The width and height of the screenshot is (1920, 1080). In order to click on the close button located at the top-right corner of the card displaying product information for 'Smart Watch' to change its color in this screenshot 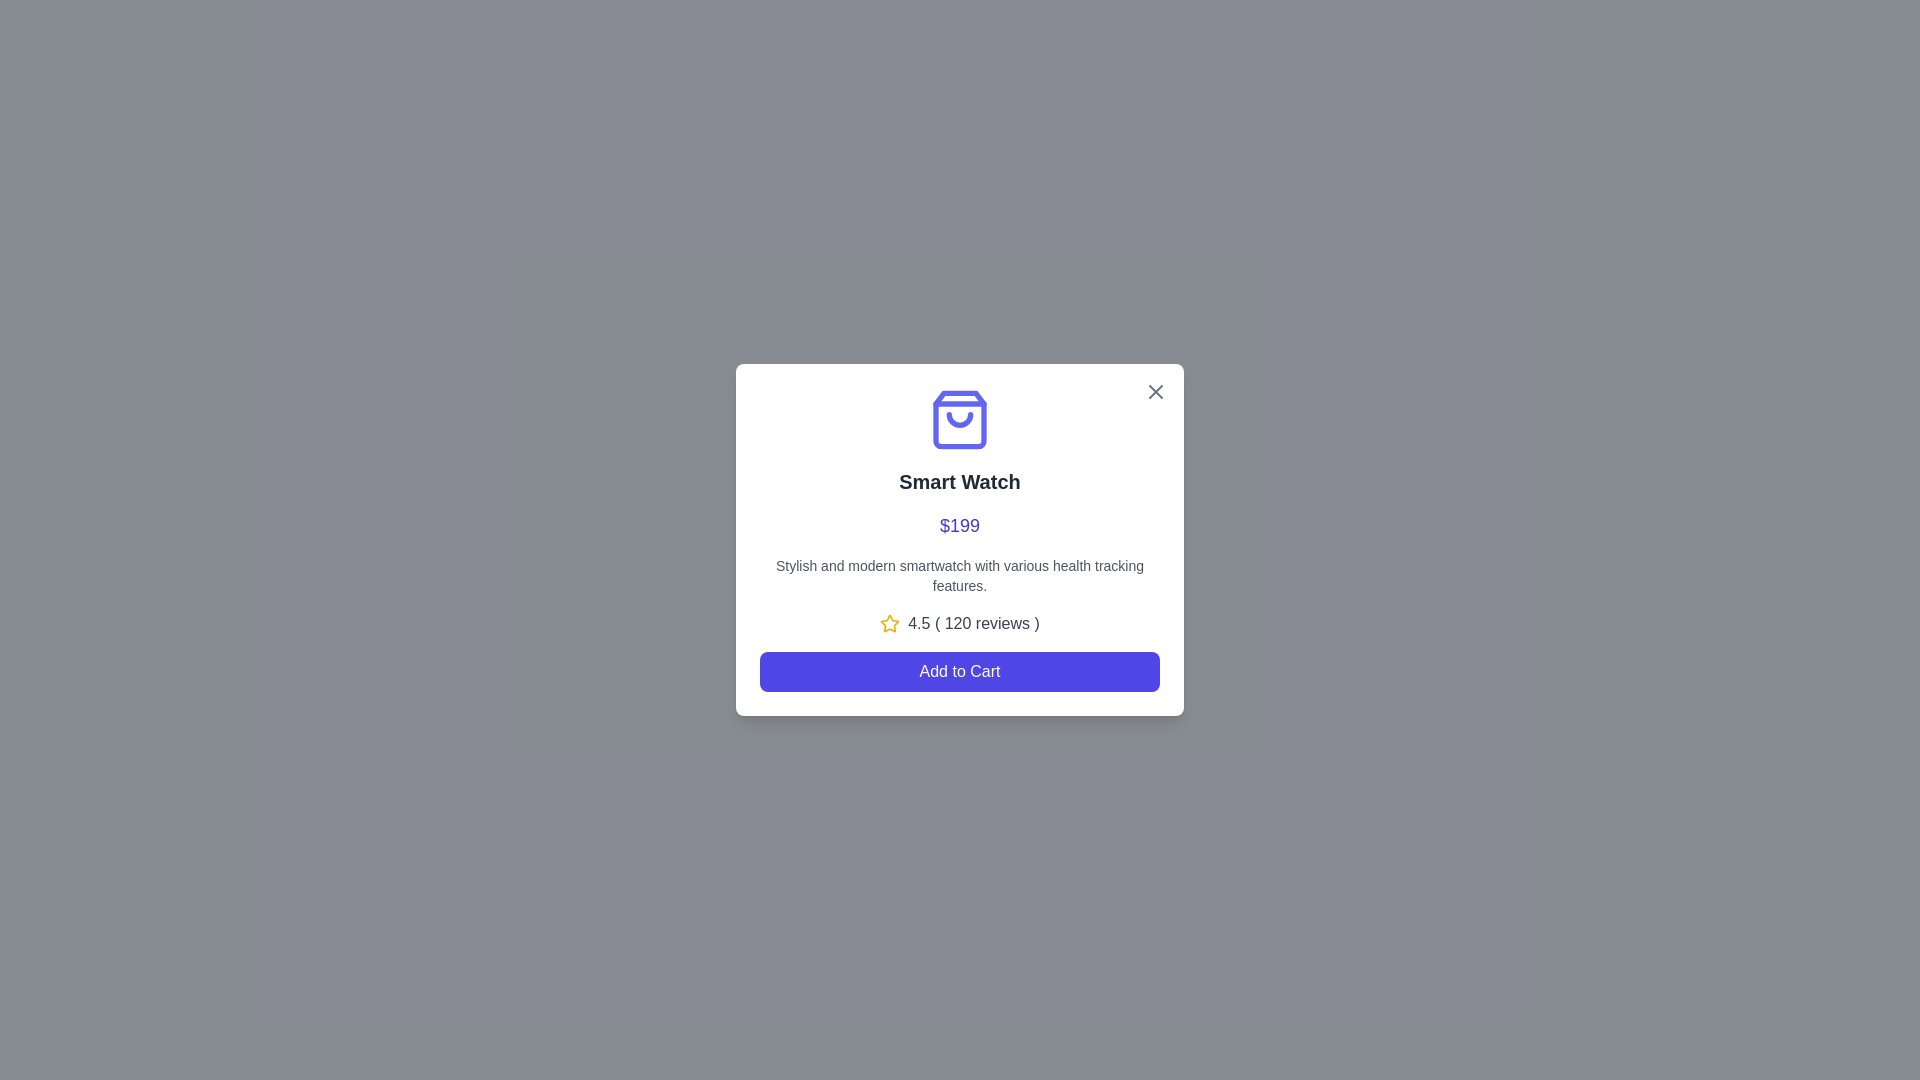, I will do `click(1156, 392)`.